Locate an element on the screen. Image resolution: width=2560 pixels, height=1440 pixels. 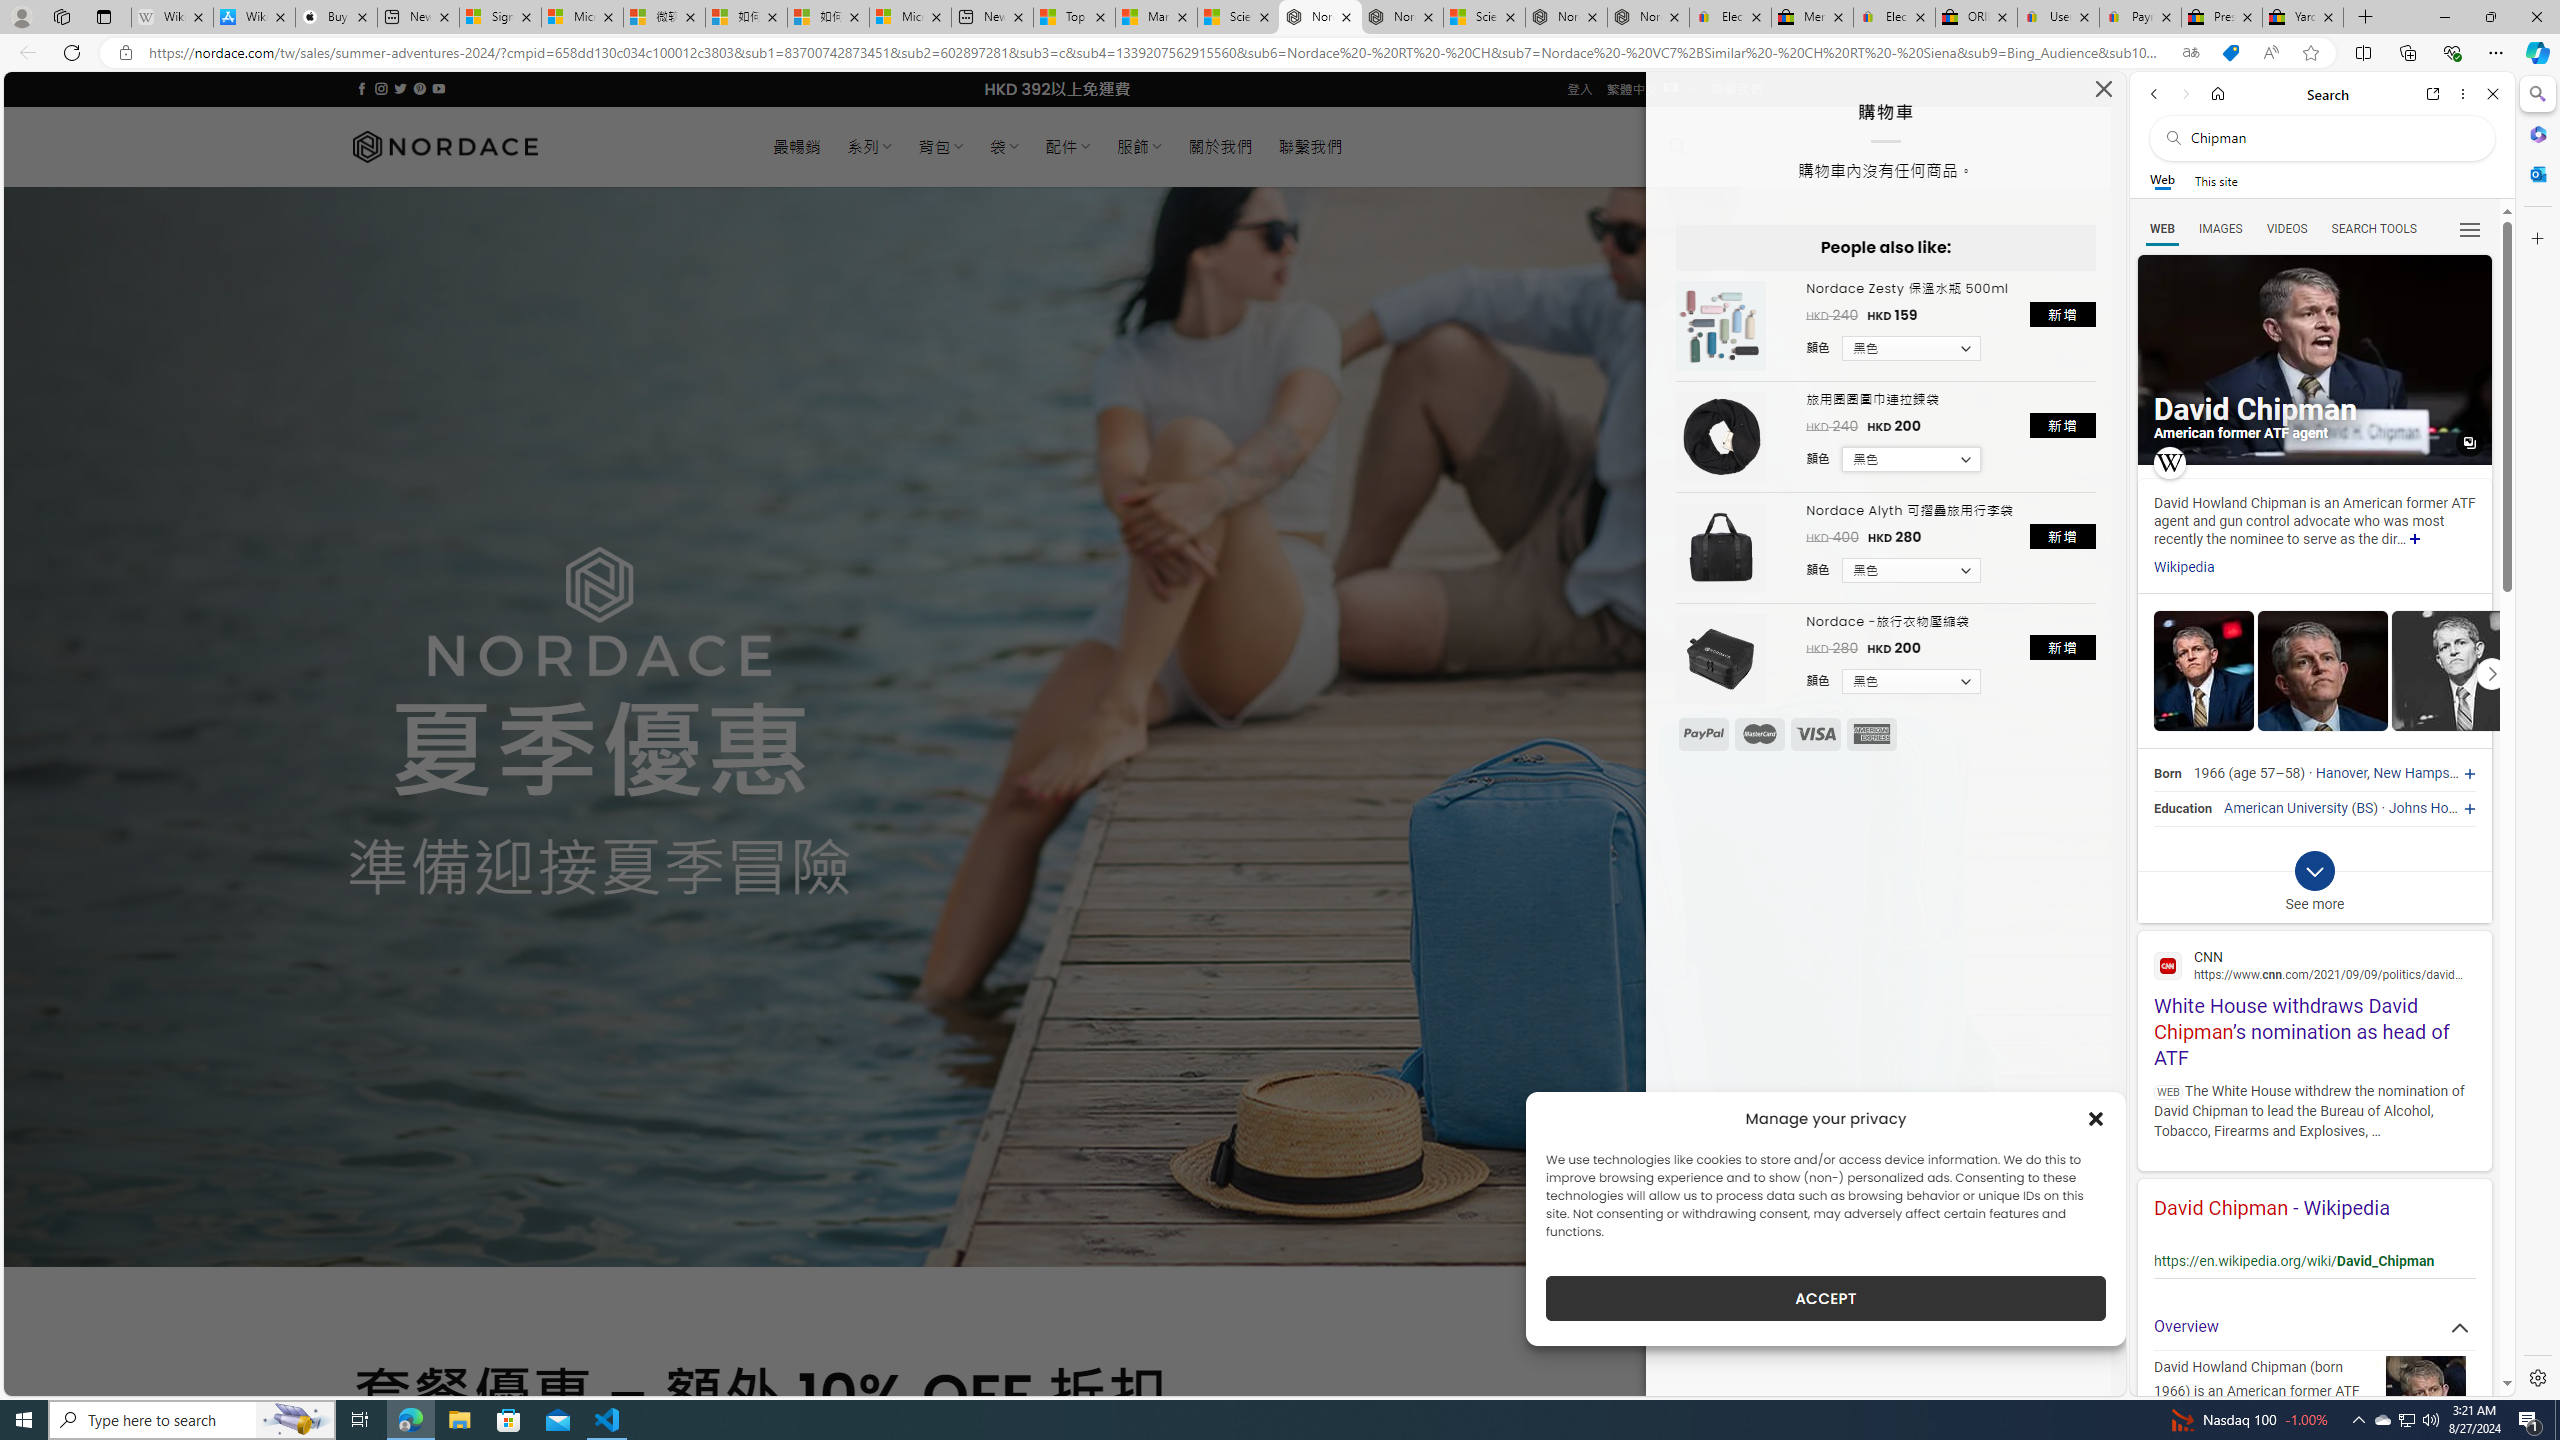
'Search Filter, WEB' is located at coordinates (2162, 227).